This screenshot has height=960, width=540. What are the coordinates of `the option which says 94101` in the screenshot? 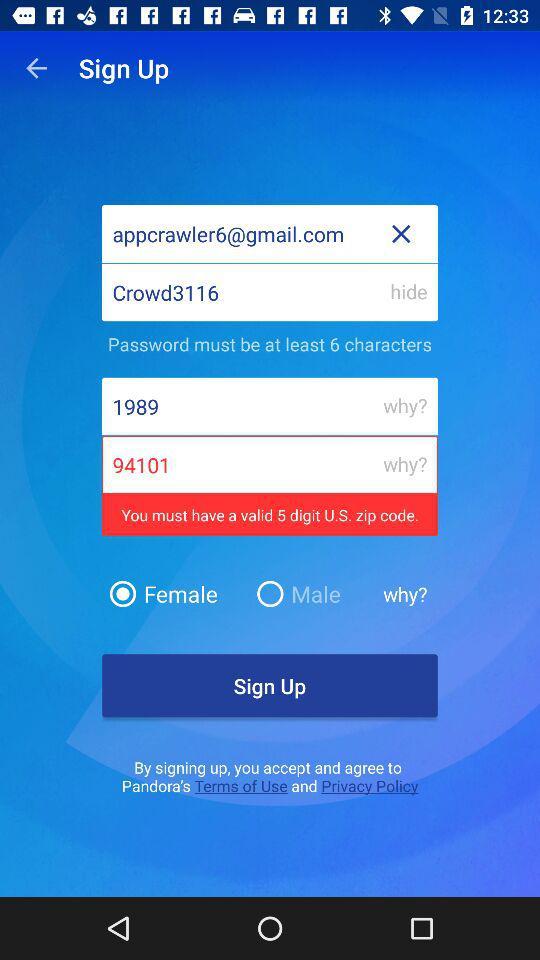 It's located at (270, 465).